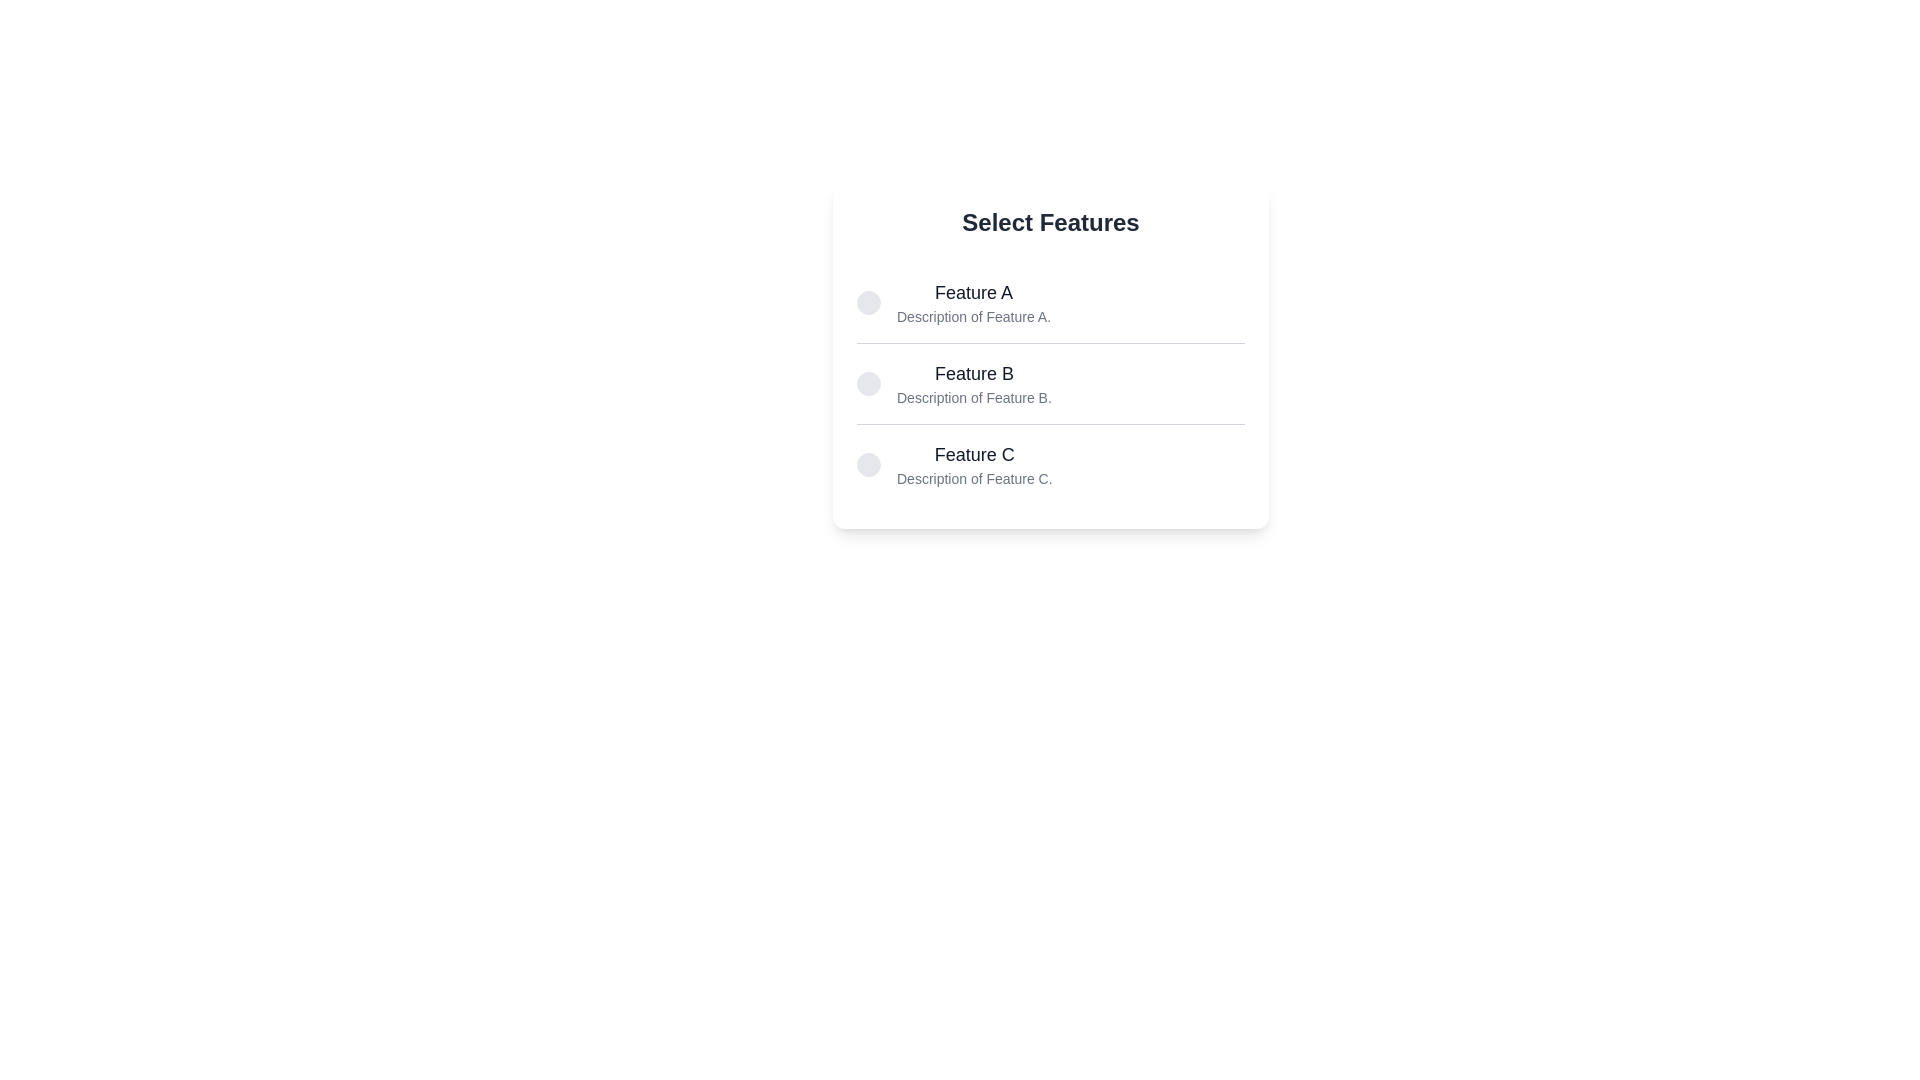  What do you see at coordinates (868, 303) in the screenshot?
I see `the center of the radio button for 'Feature A'` at bounding box center [868, 303].